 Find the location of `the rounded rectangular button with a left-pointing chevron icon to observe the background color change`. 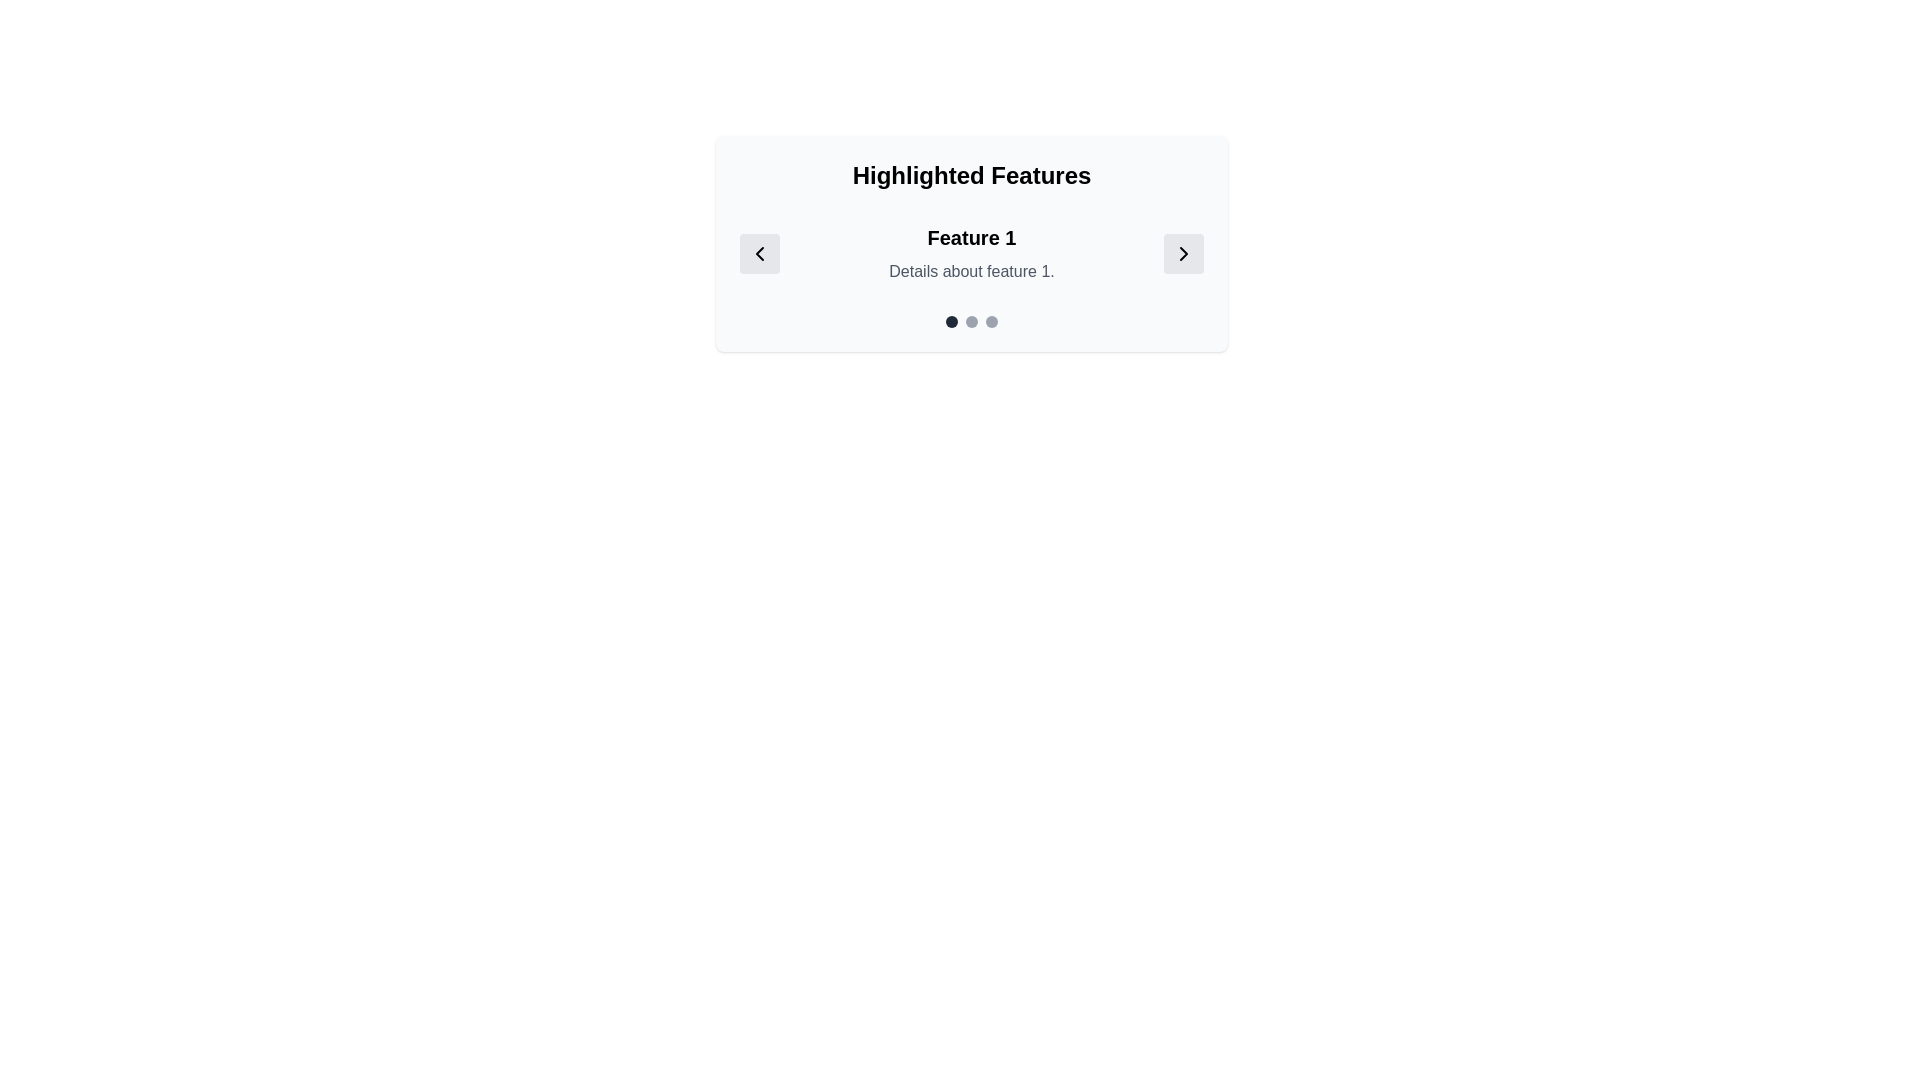

the rounded rectangular button with a left-pointing chevron icon to observe the background color change is located at coordinates (758, 253).